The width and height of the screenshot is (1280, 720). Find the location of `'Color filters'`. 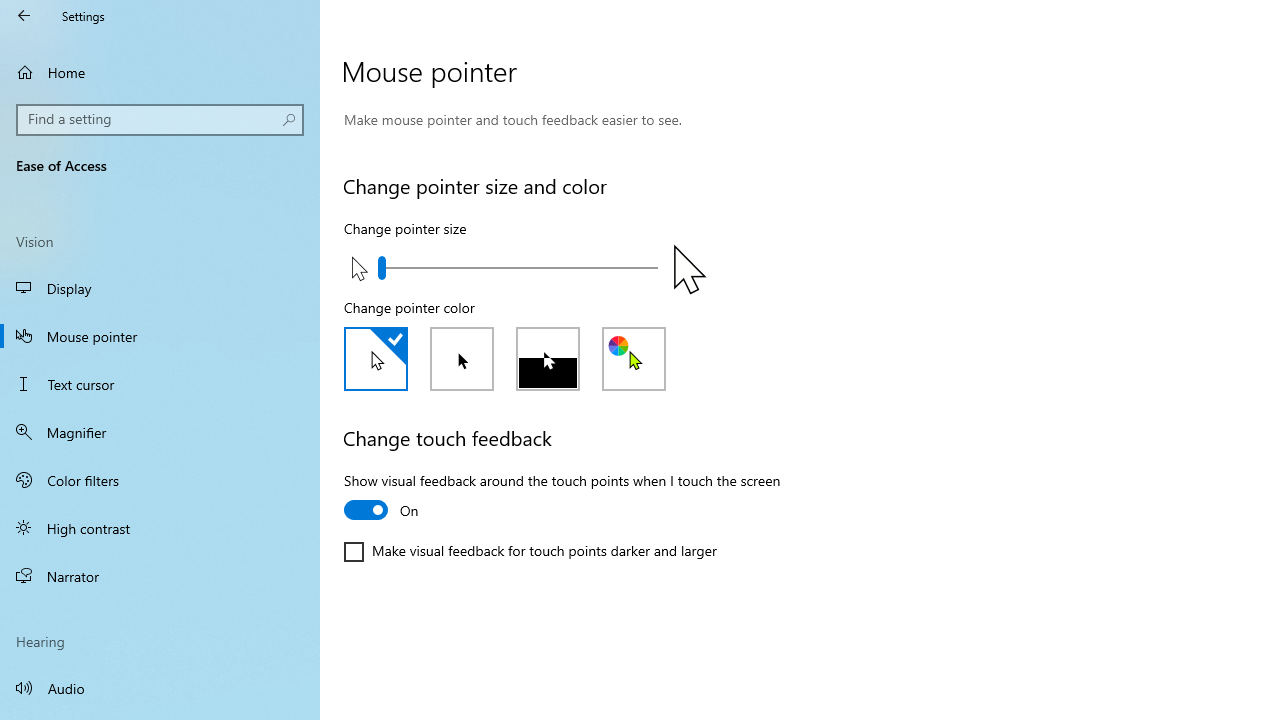

'Color filters' is located at coordinates (160, 479).